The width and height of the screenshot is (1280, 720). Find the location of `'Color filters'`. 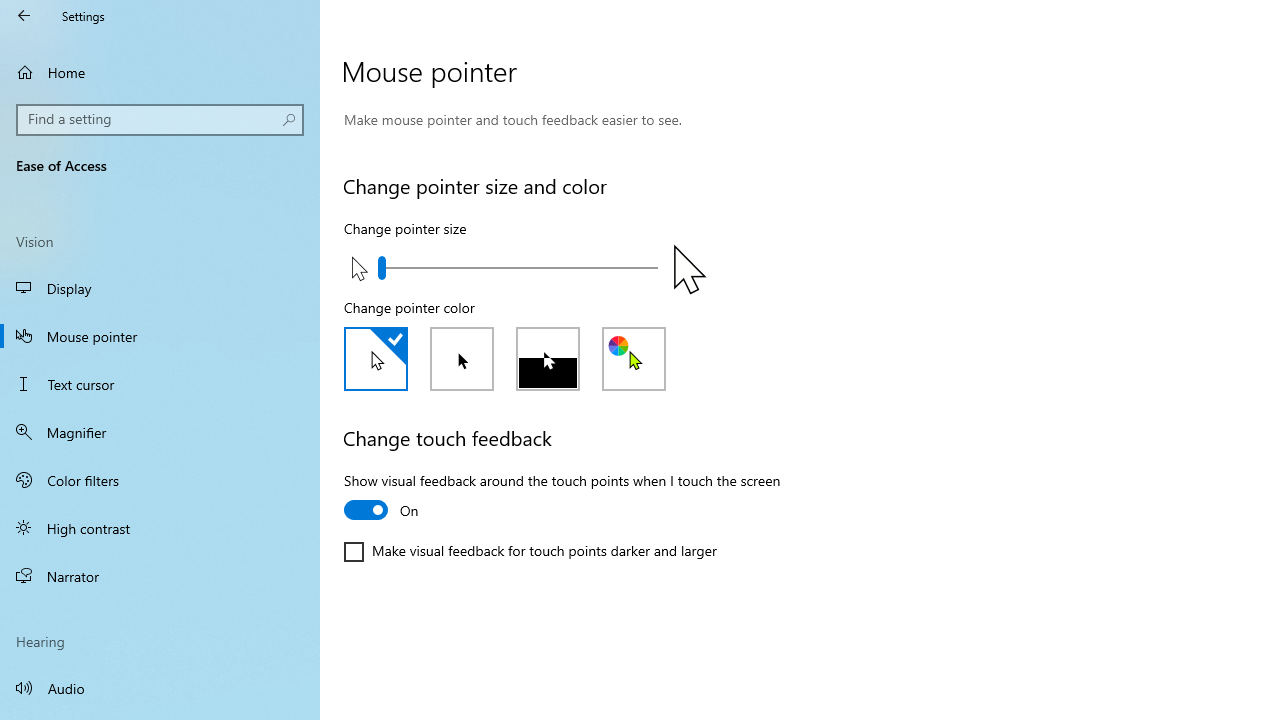

'Color filters' is located at coordinates (160, 479).